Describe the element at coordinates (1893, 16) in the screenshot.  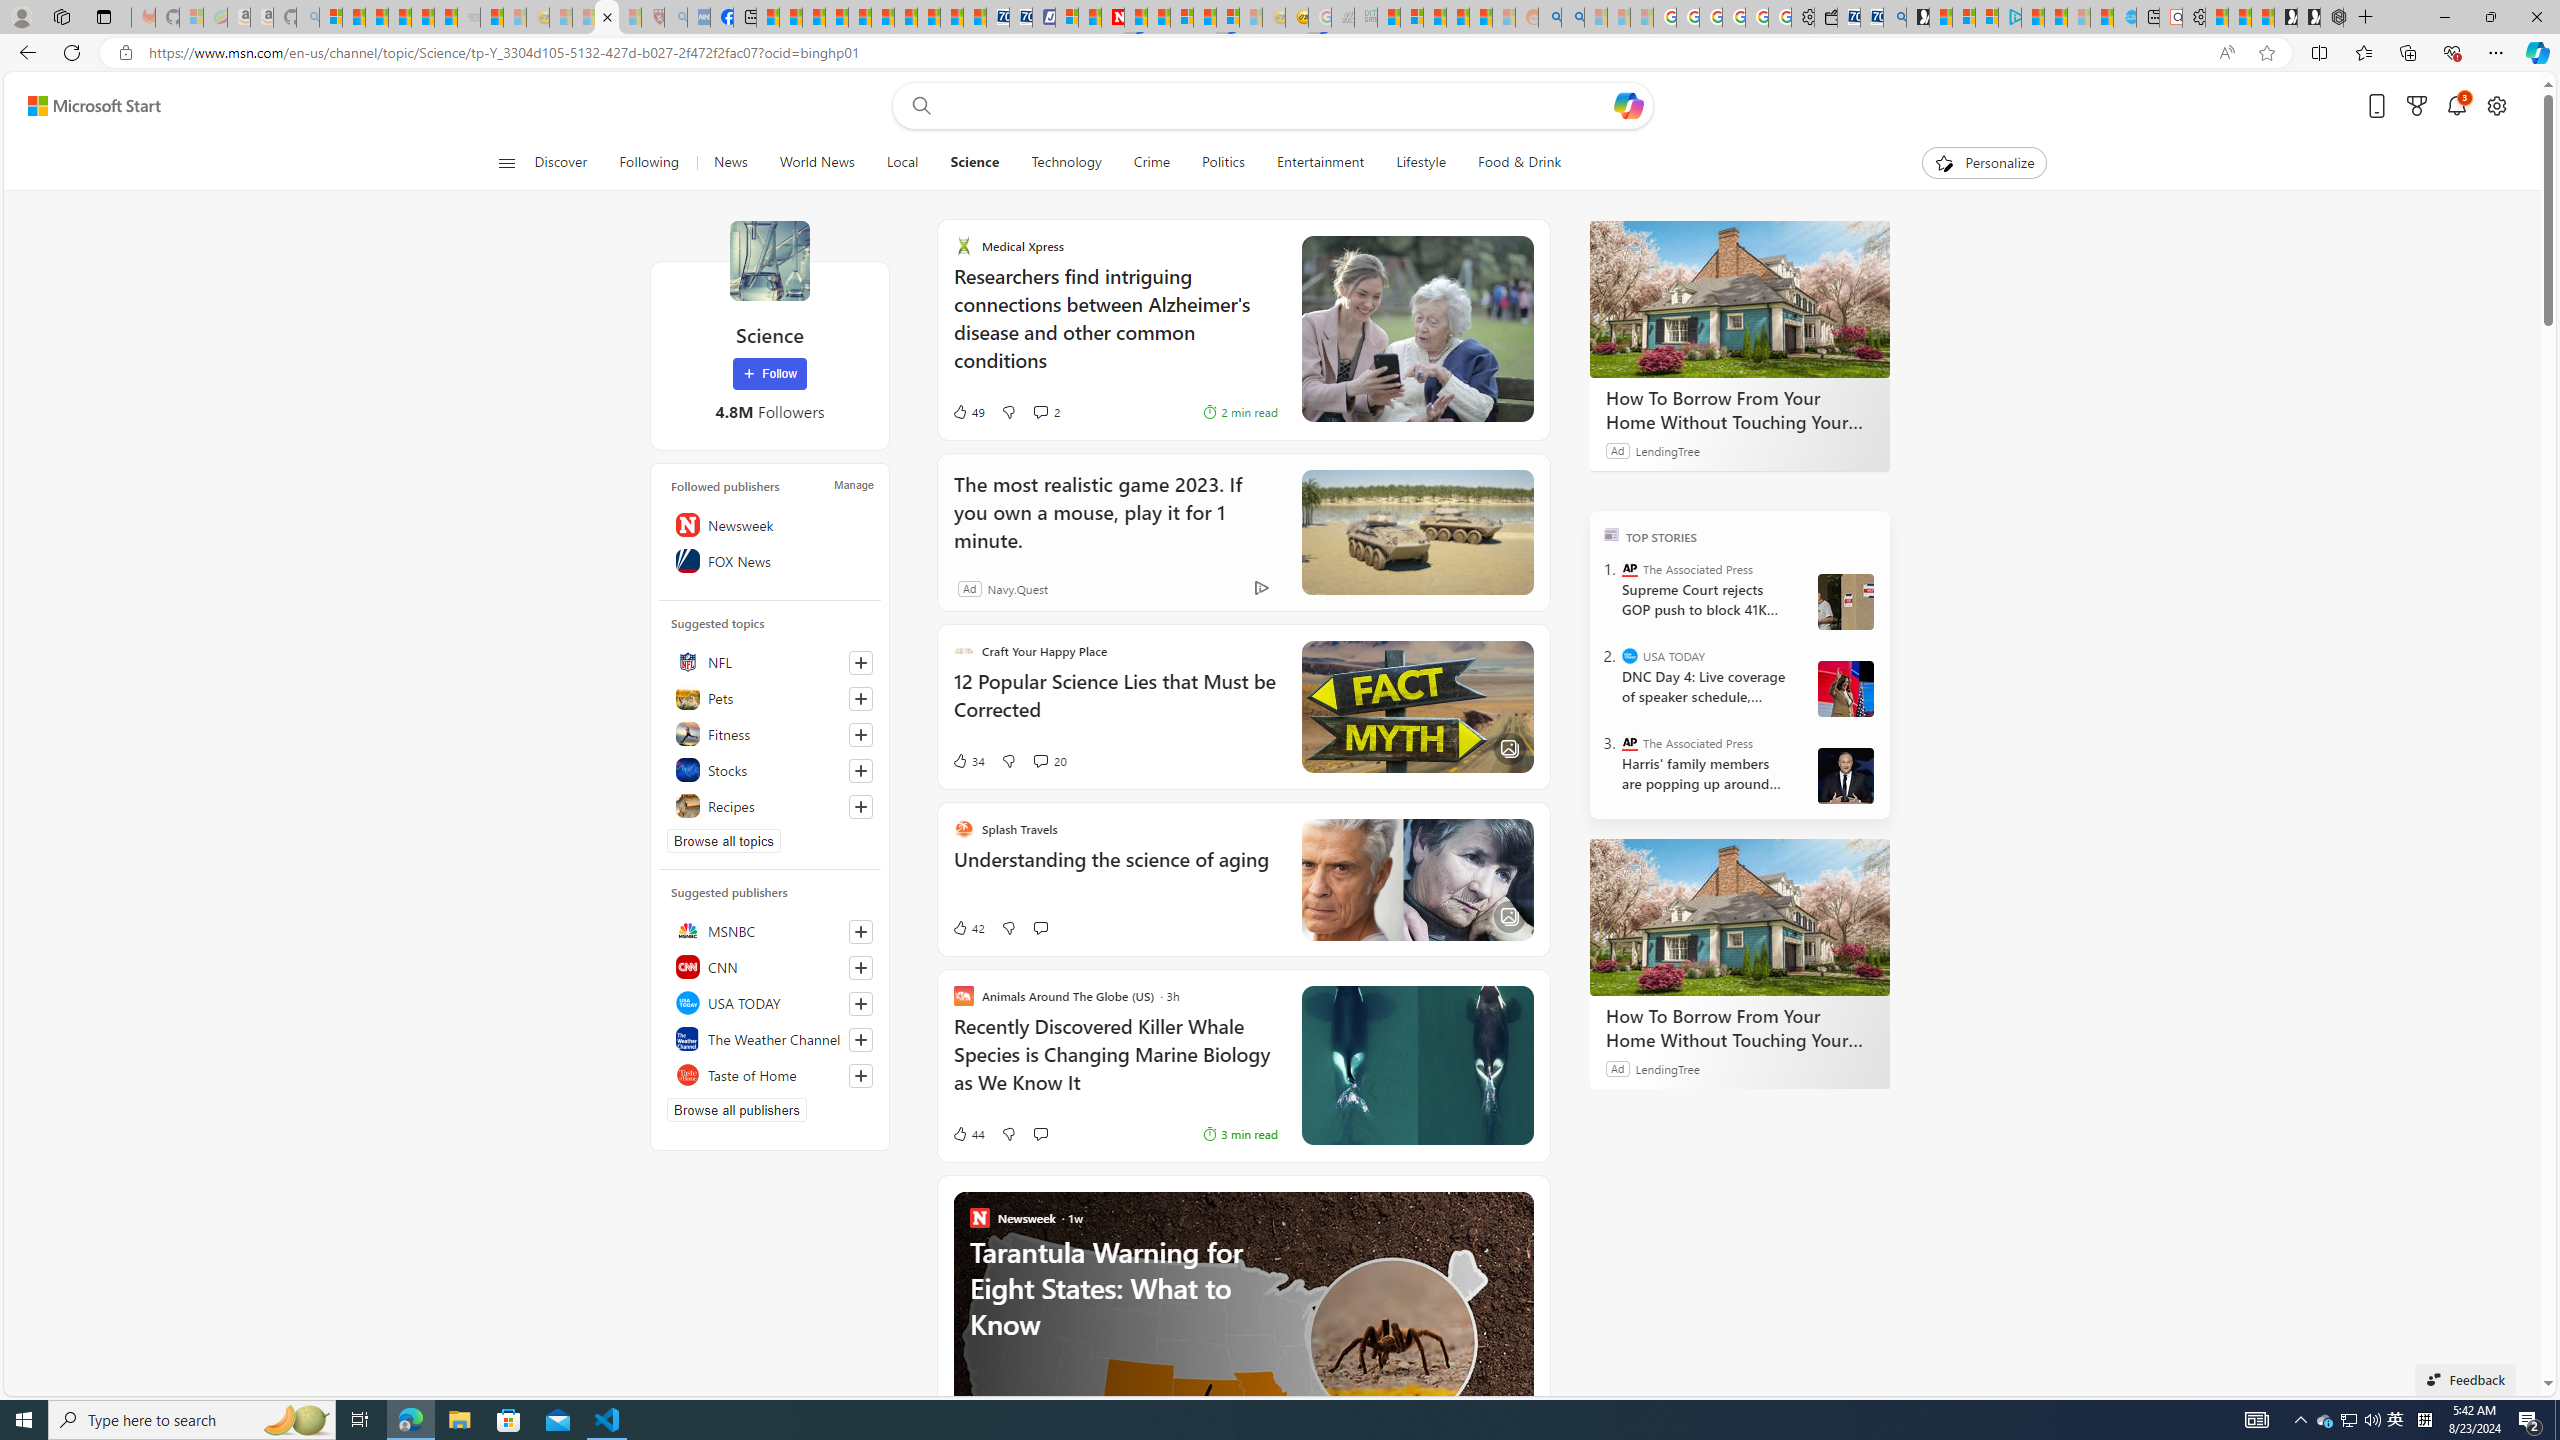
I see `'Bing Real Estate - Home sales and rental listings'` at that location.